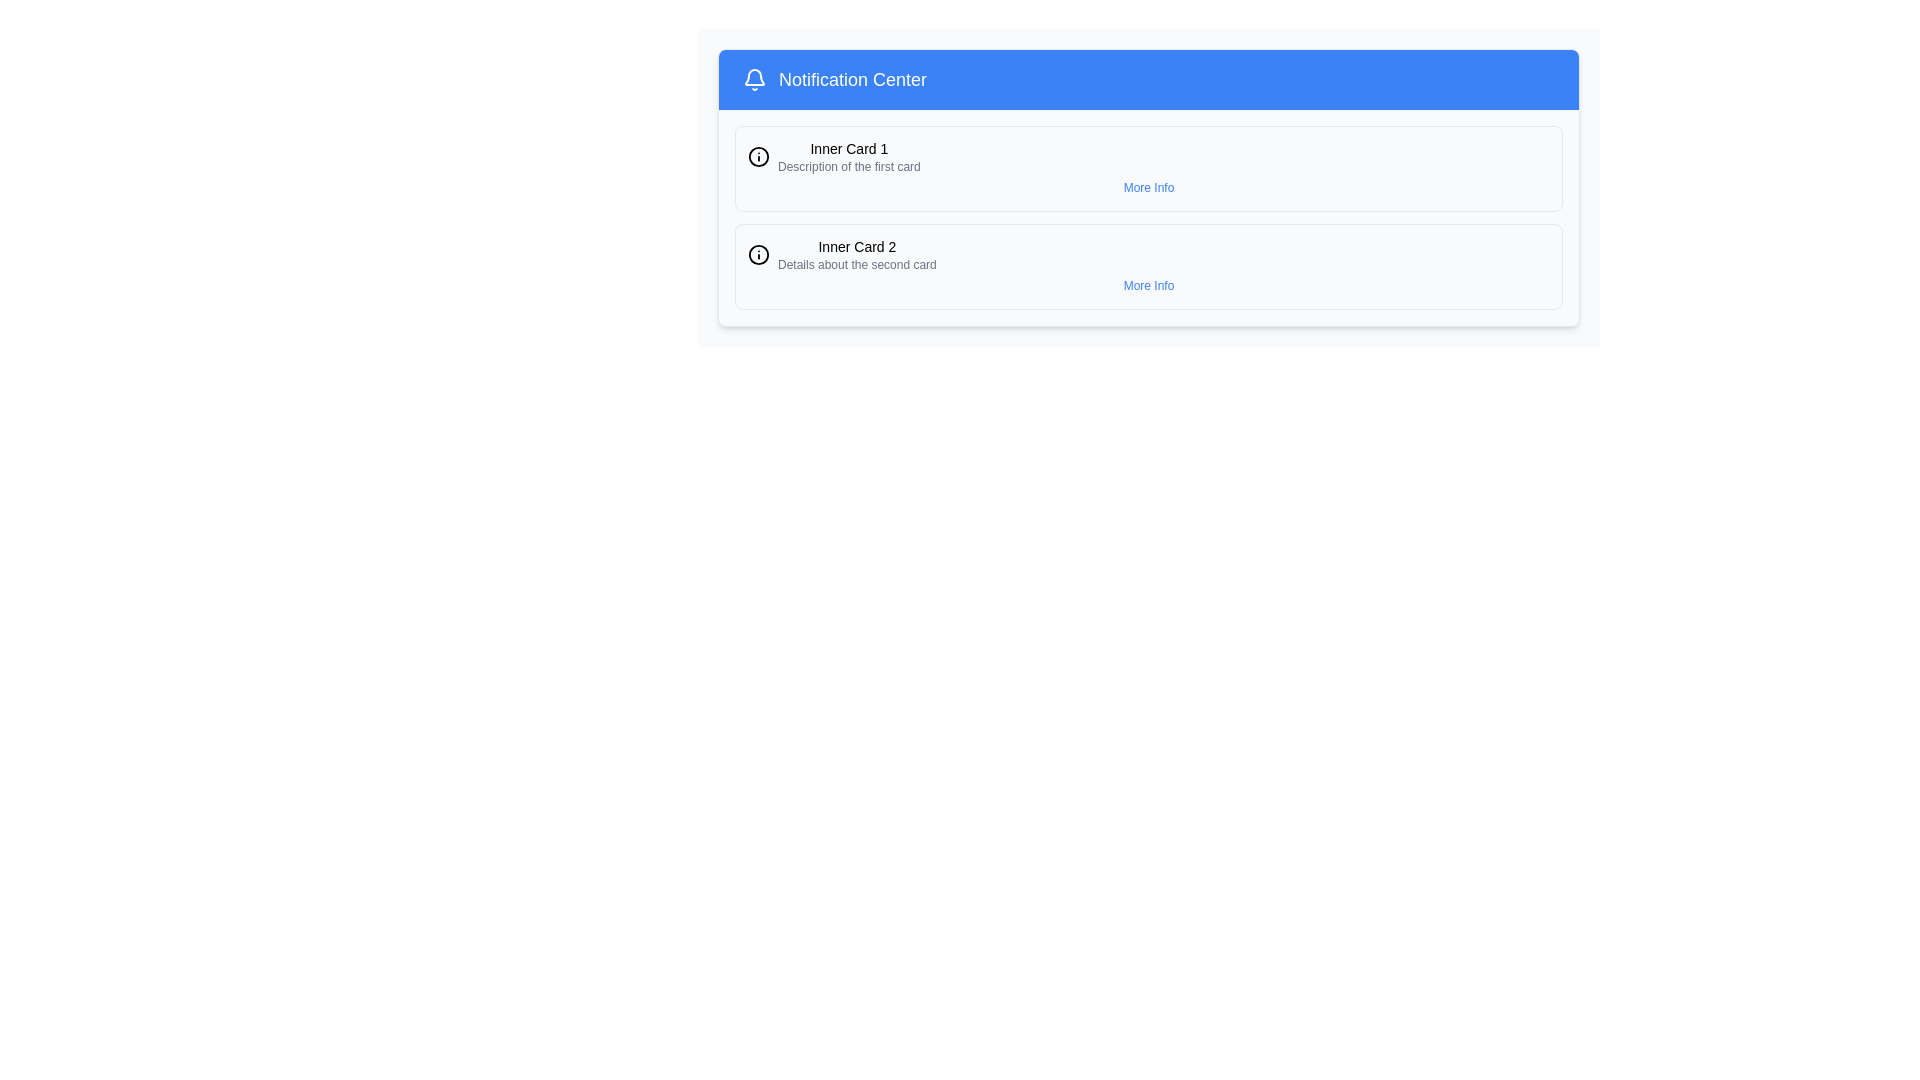 Image resolution: width=1920 pixels, height=1080 pixels. I want to click on the bell-shaped notification icon located in the blue header bar next to the 'Notification Center' text, so click(753, 79).